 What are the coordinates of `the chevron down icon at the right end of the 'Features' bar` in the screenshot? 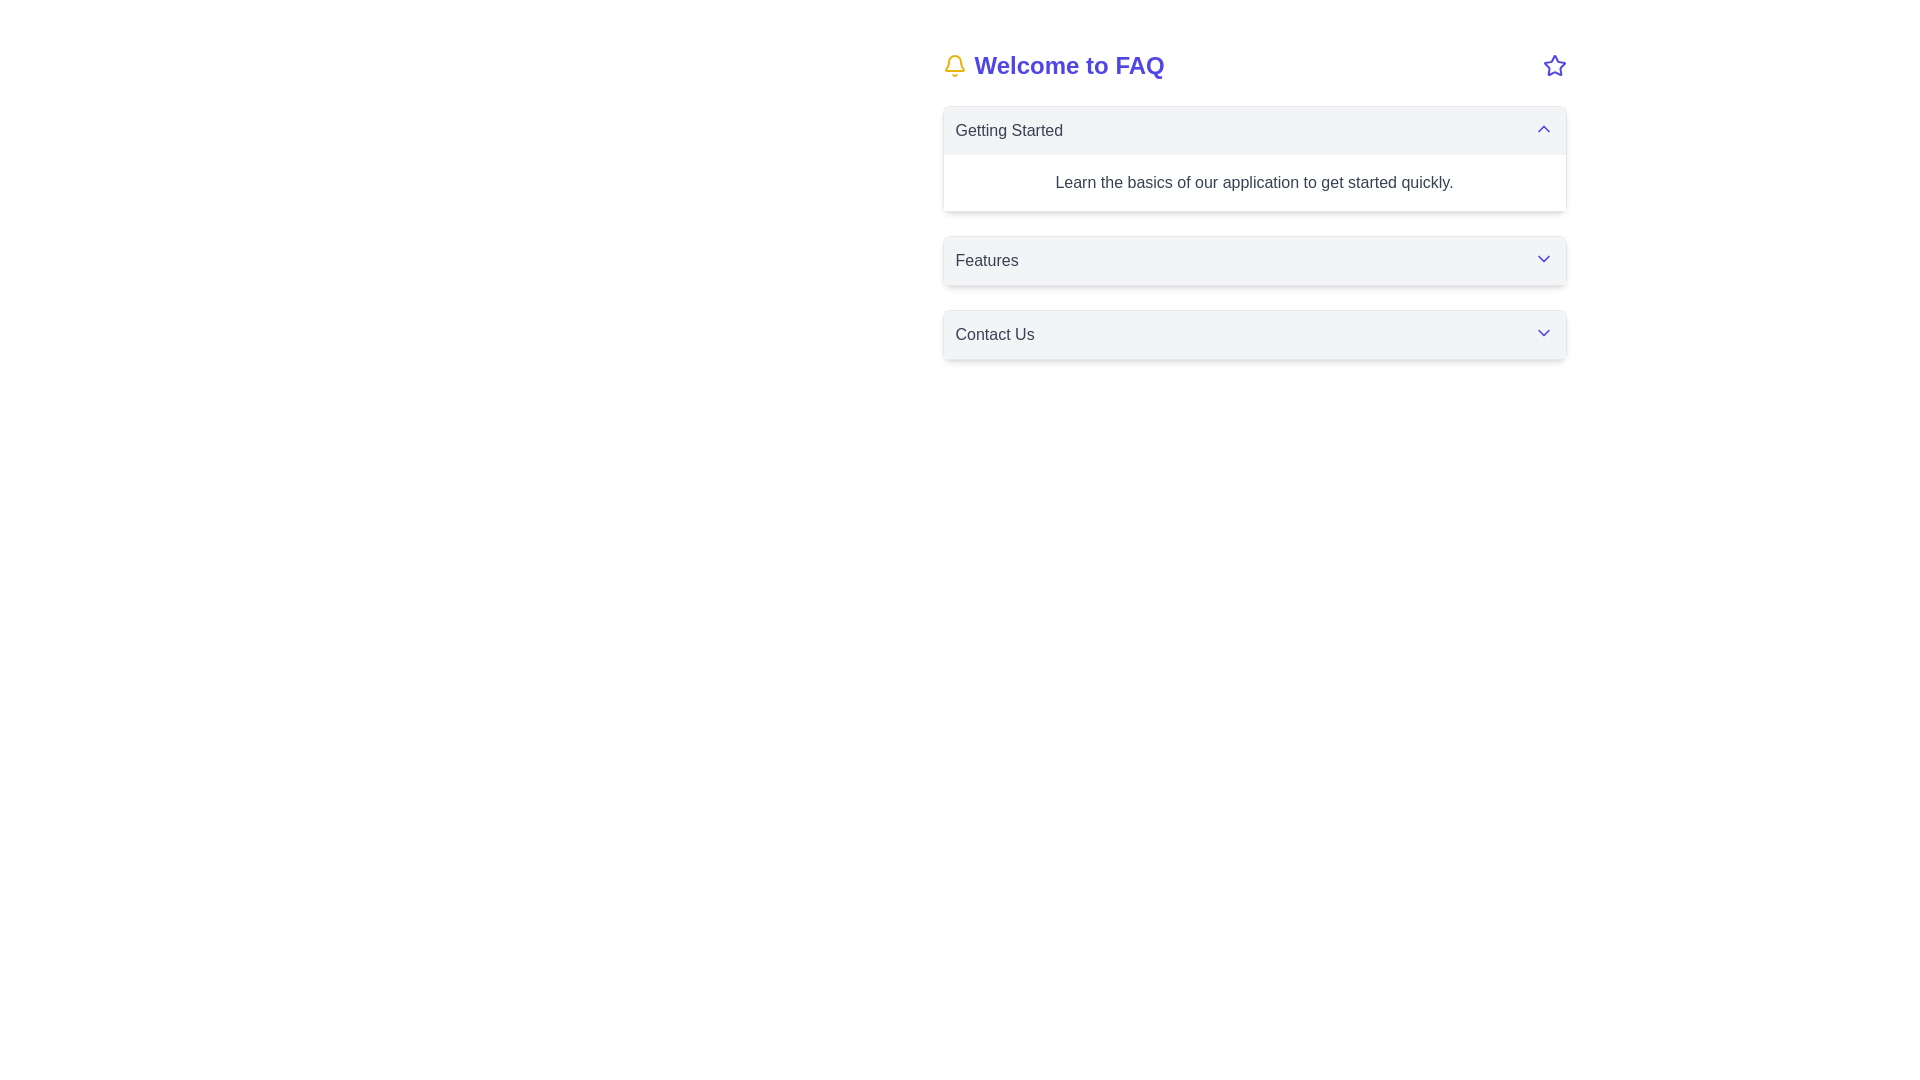 It's located at (1542, 257).